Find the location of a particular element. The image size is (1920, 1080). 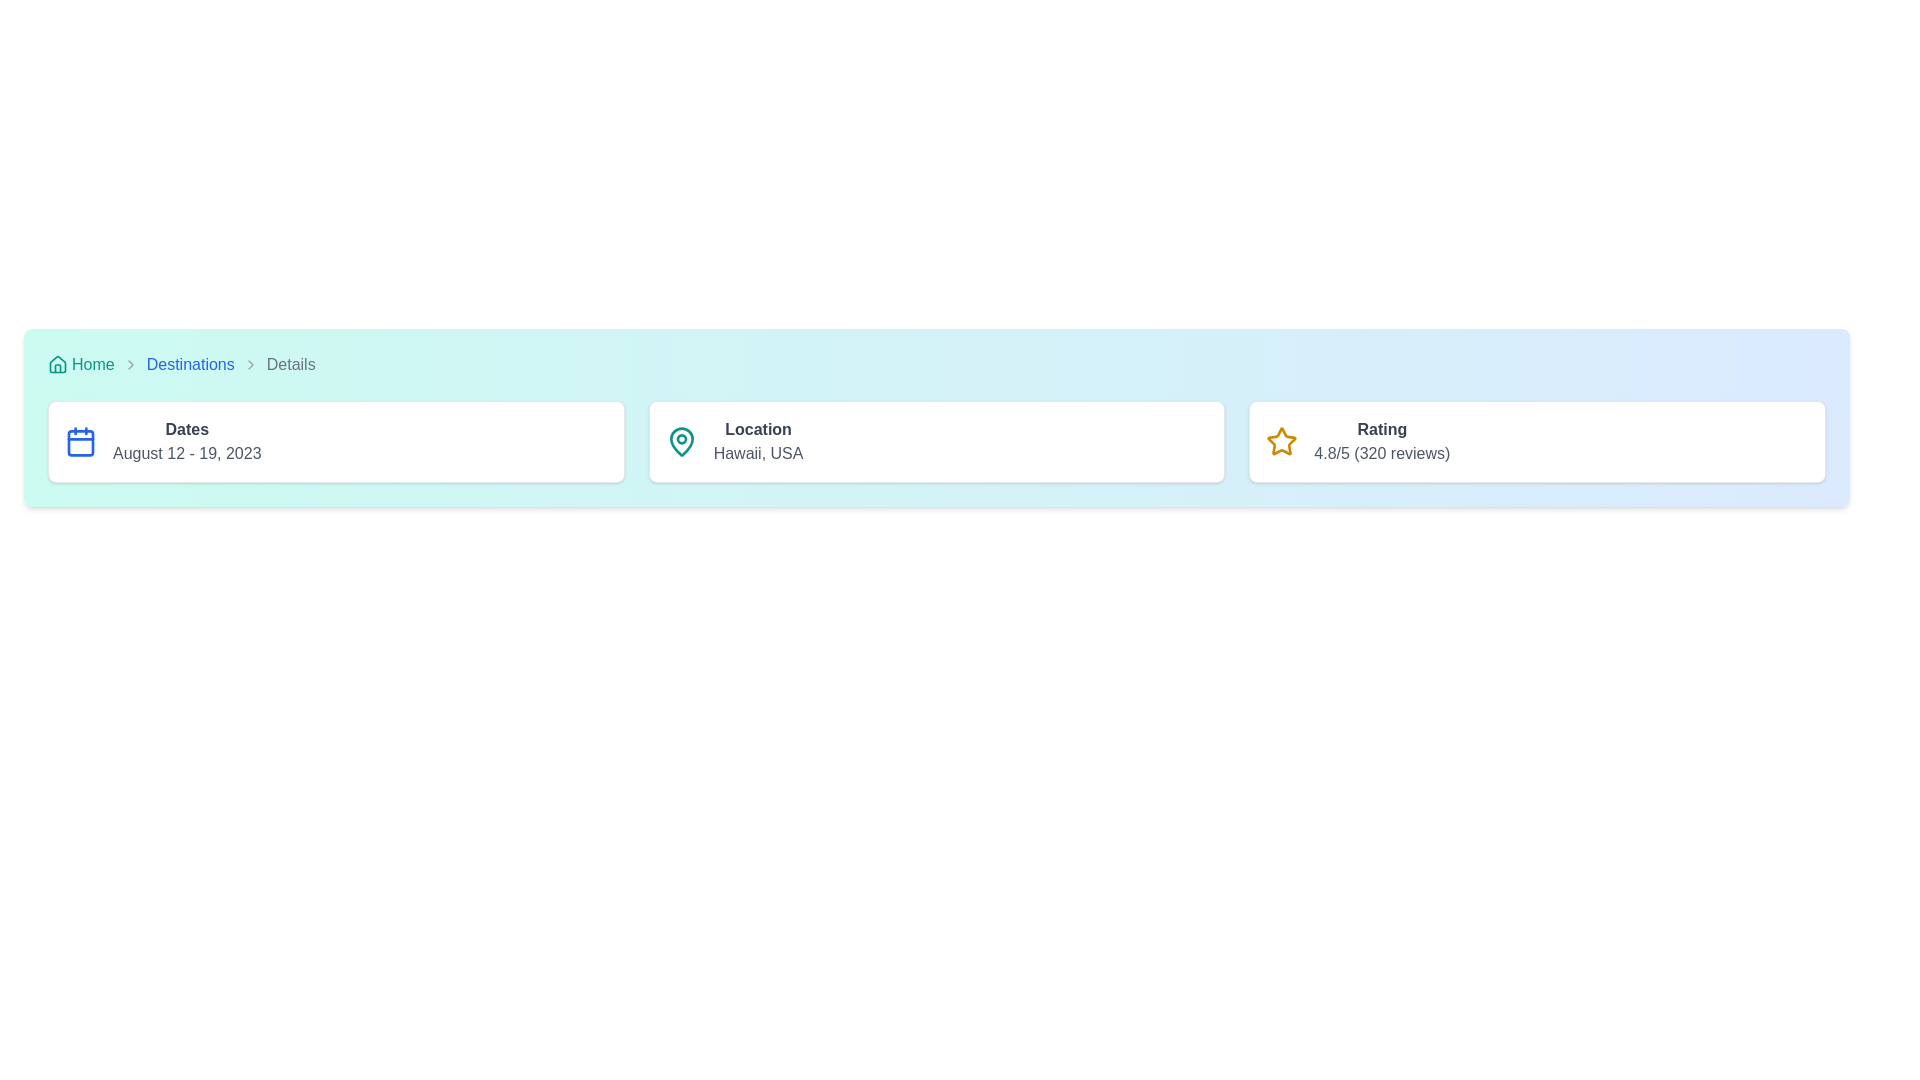

the teal map pin icon which resembles a location marker, located to the left of the text 'Location' in the second card of a horizontal list of cards is located at coordinates (681, 441).